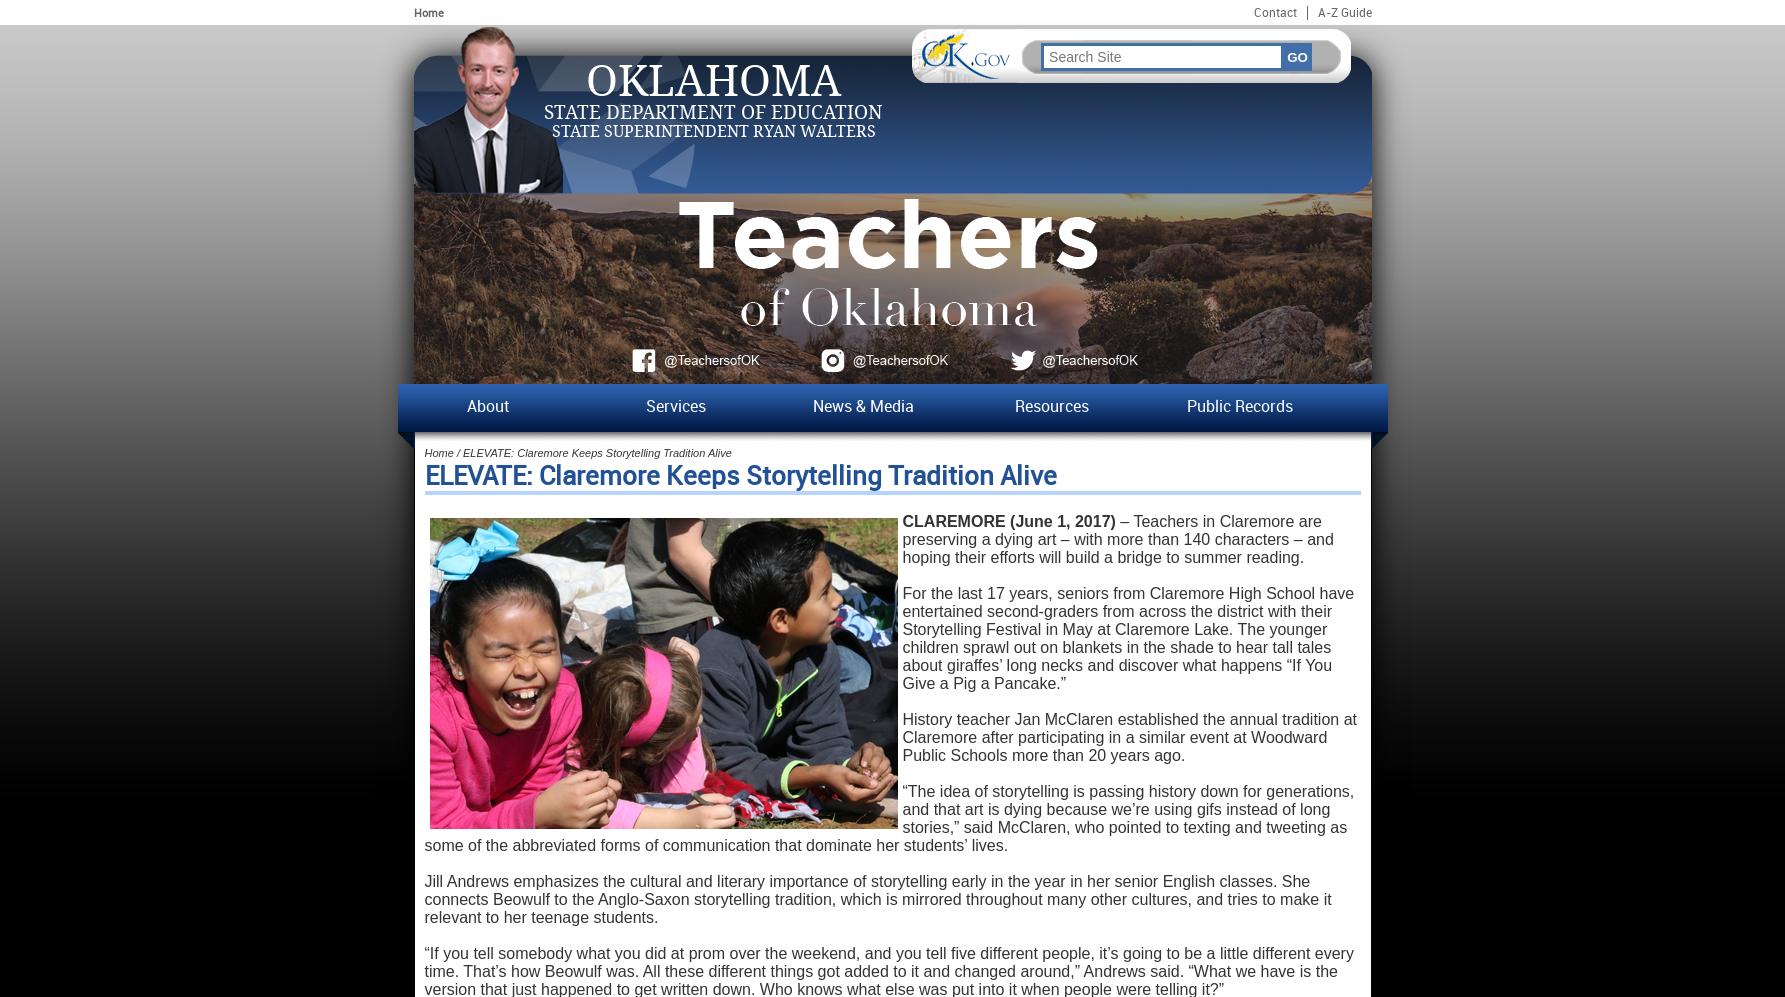  What do you see at coordinates (739, 477) in the screenshot?
I see `'ELEVATE:  Claremore Keeps Storytelling Tradition Alive'` at bounding box center [739, 477].